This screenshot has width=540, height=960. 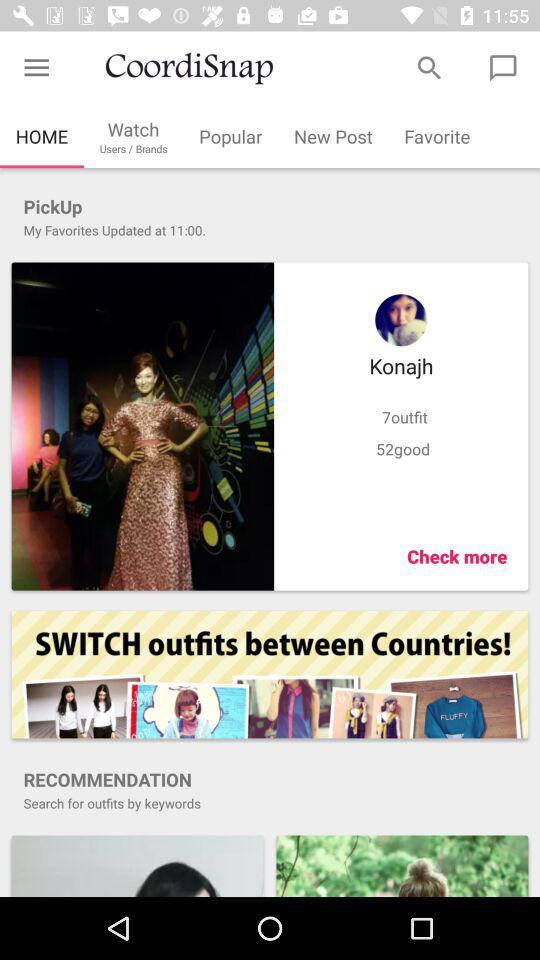 What do you see at coordinates (141, 426) in the screenshot?
I see `photo` at bounding box center [141, 426].